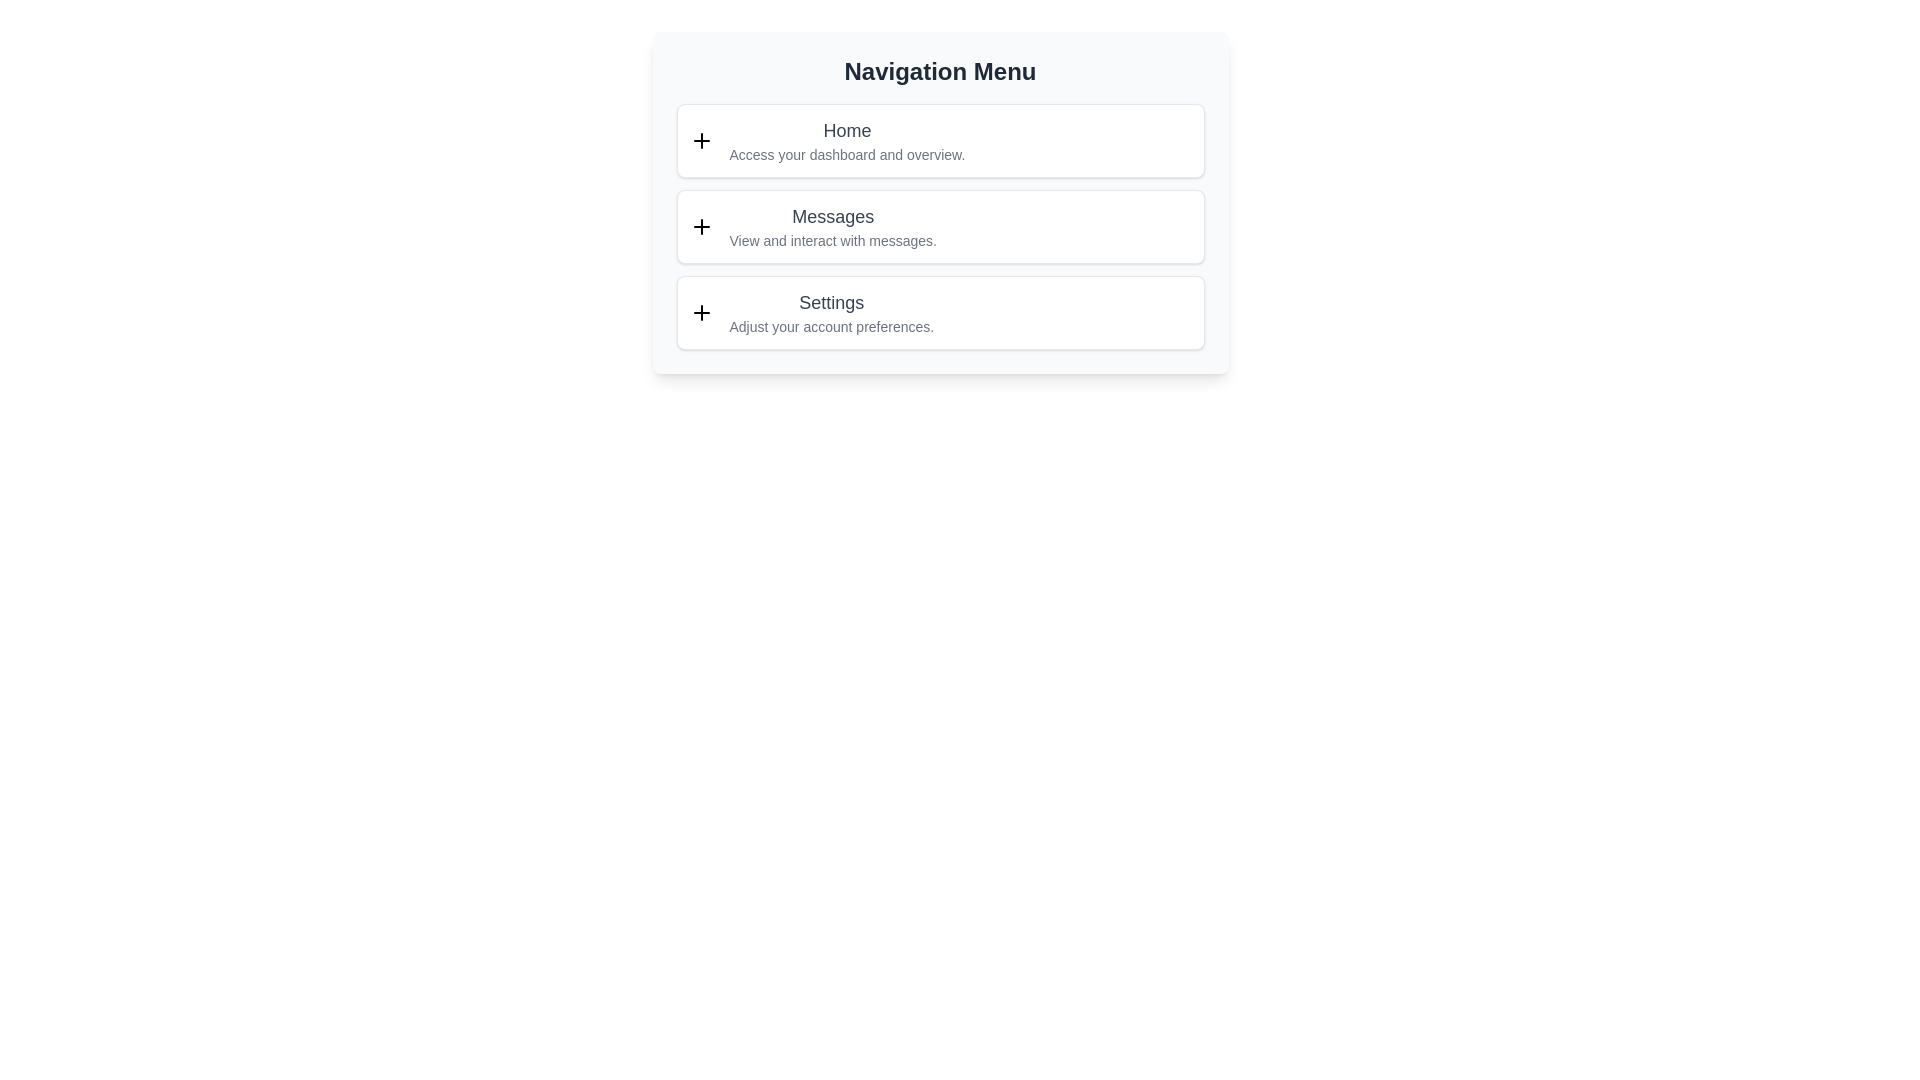  I want to click on the purple plus icon located in the third row of the navigation menu, to the left of the 'Settings' text, so click(701, 312).